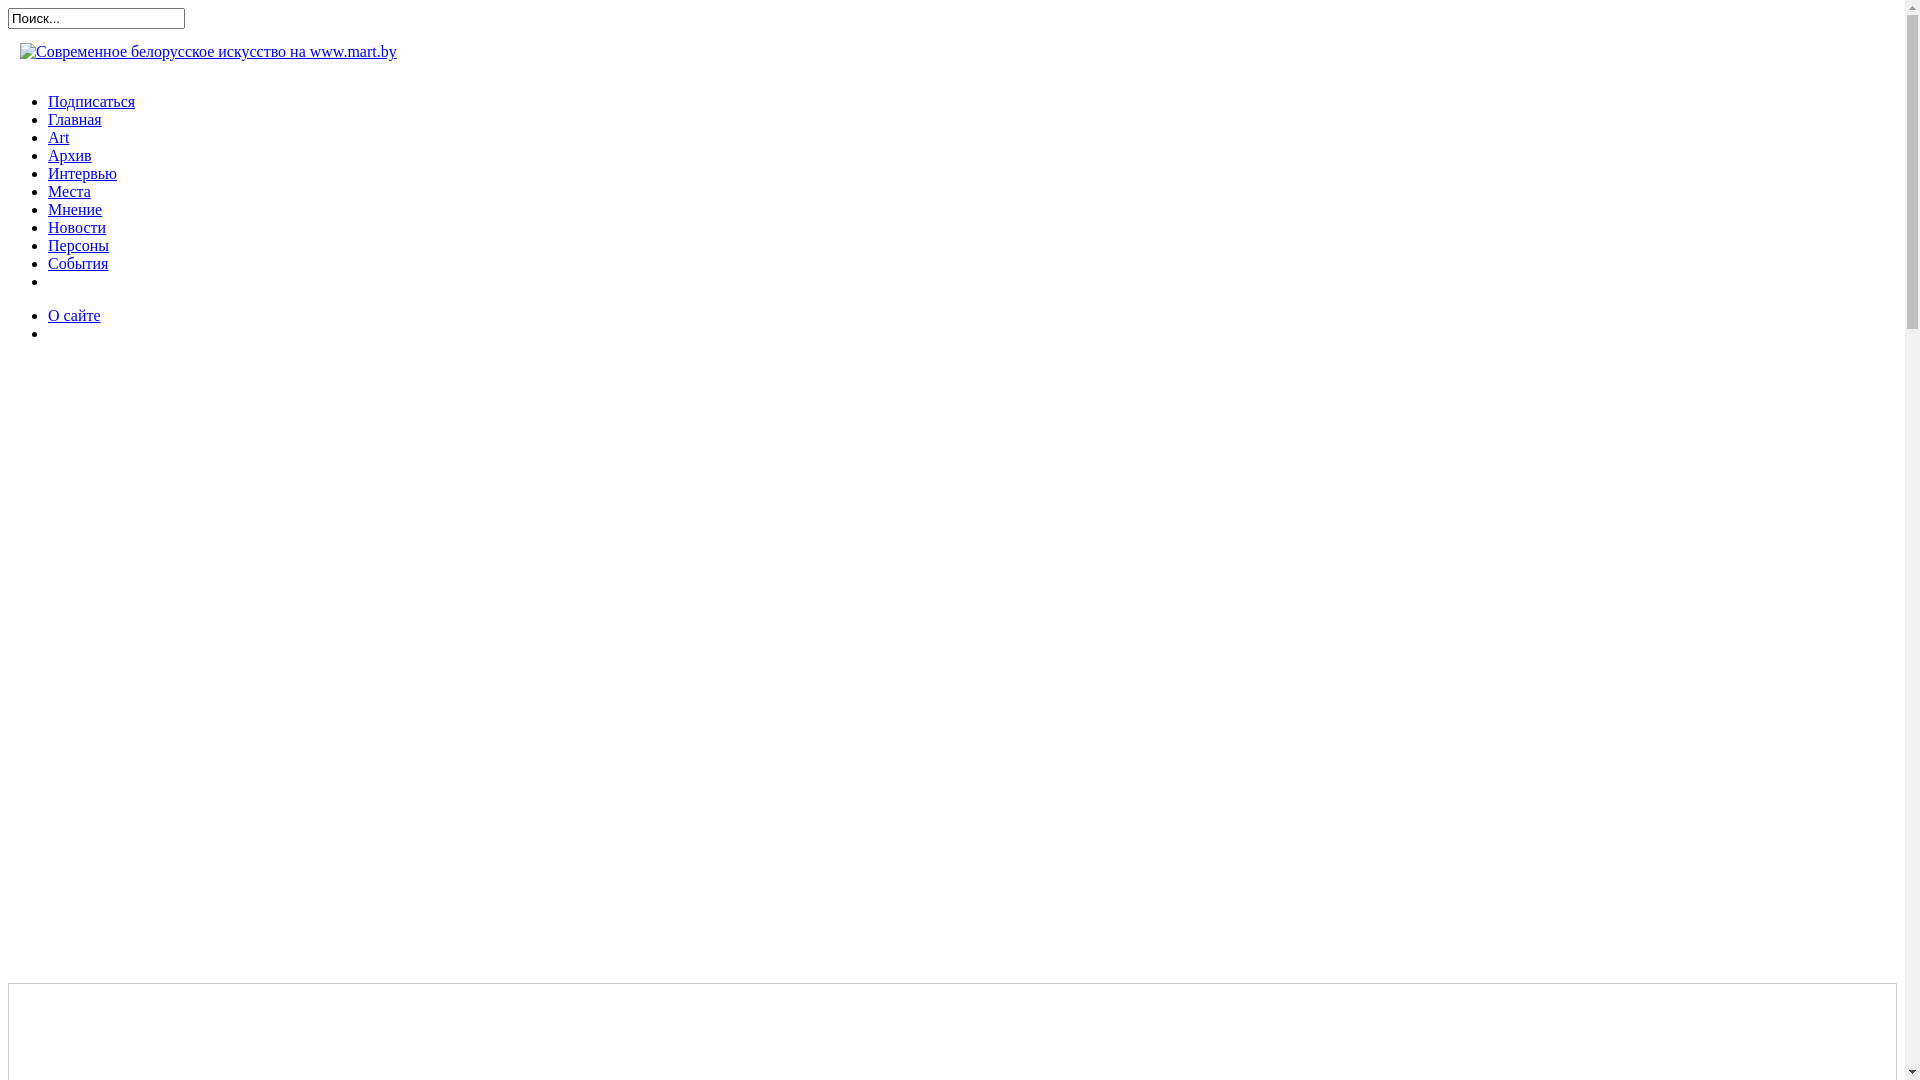 The image size is (1920, 1080). I want to click on 'Art', so click(48, 136).